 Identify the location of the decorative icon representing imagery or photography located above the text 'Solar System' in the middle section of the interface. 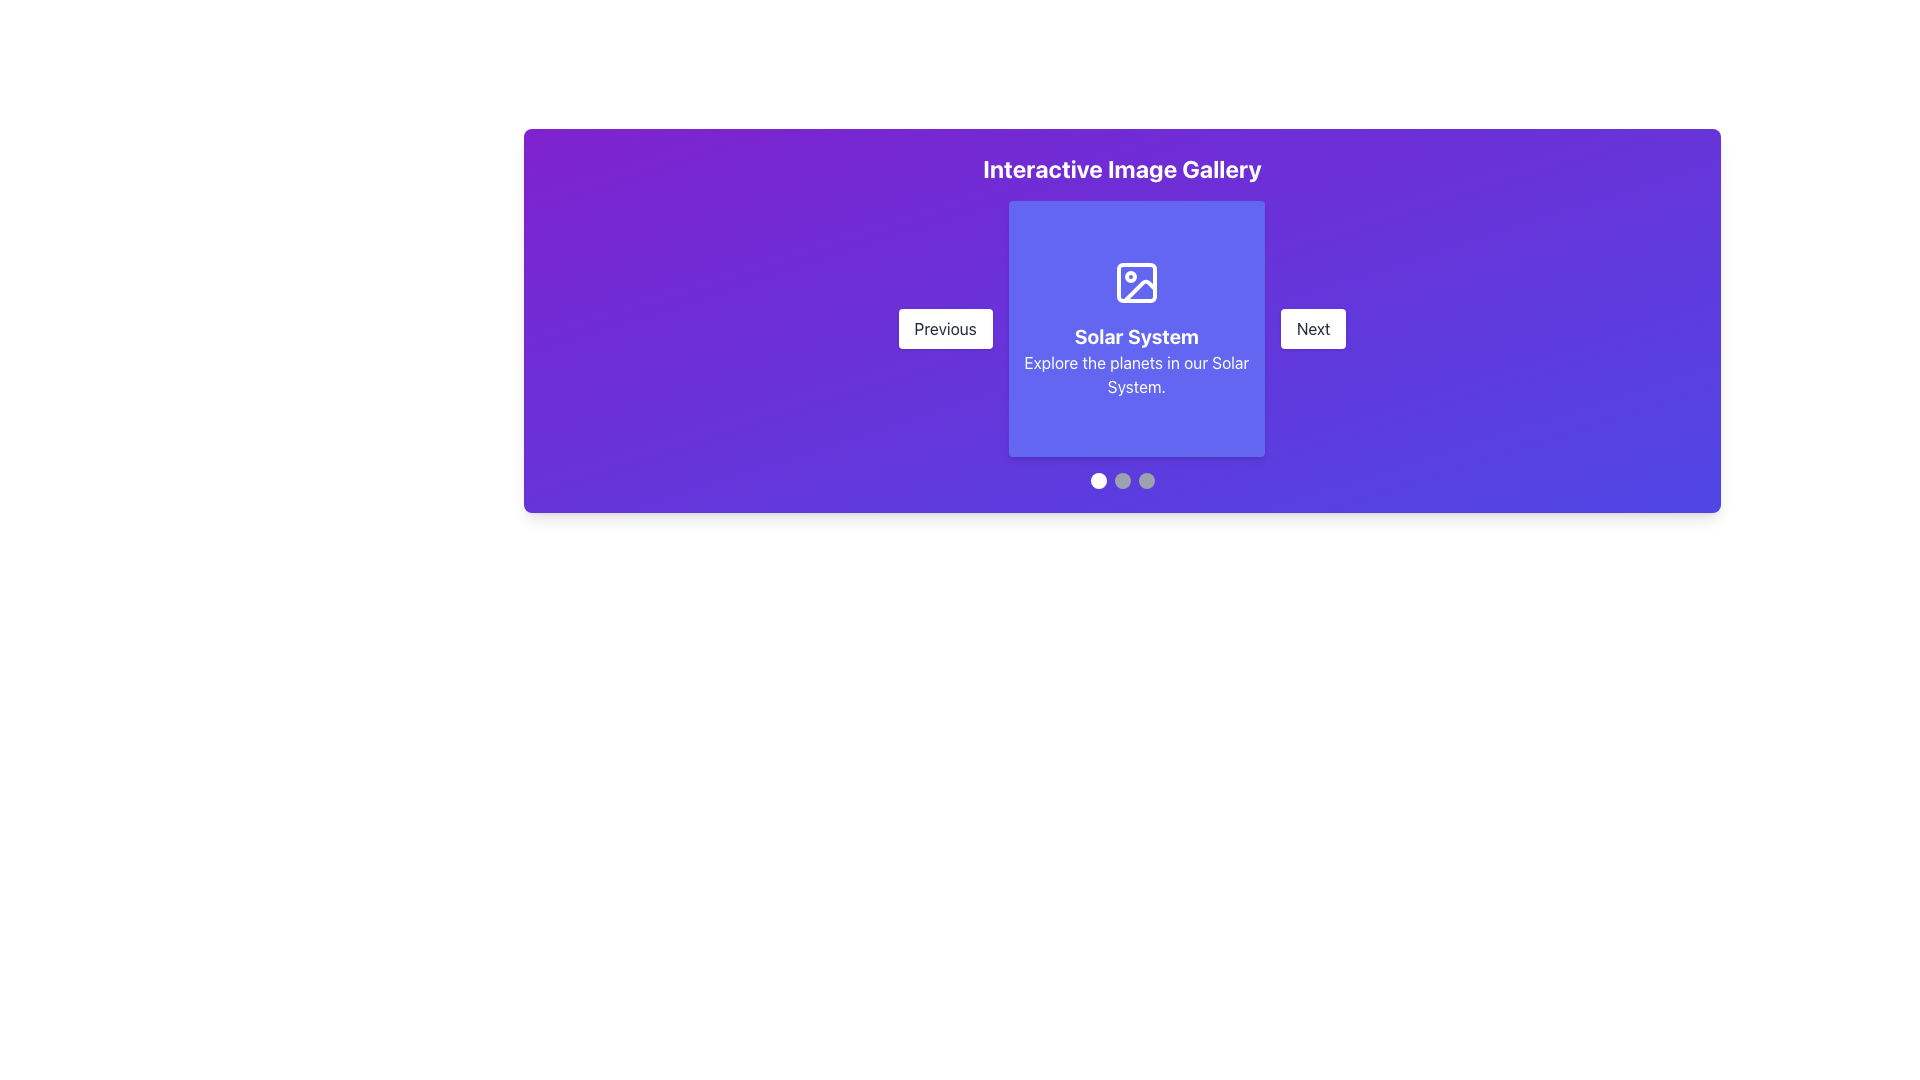
(1136, 282).